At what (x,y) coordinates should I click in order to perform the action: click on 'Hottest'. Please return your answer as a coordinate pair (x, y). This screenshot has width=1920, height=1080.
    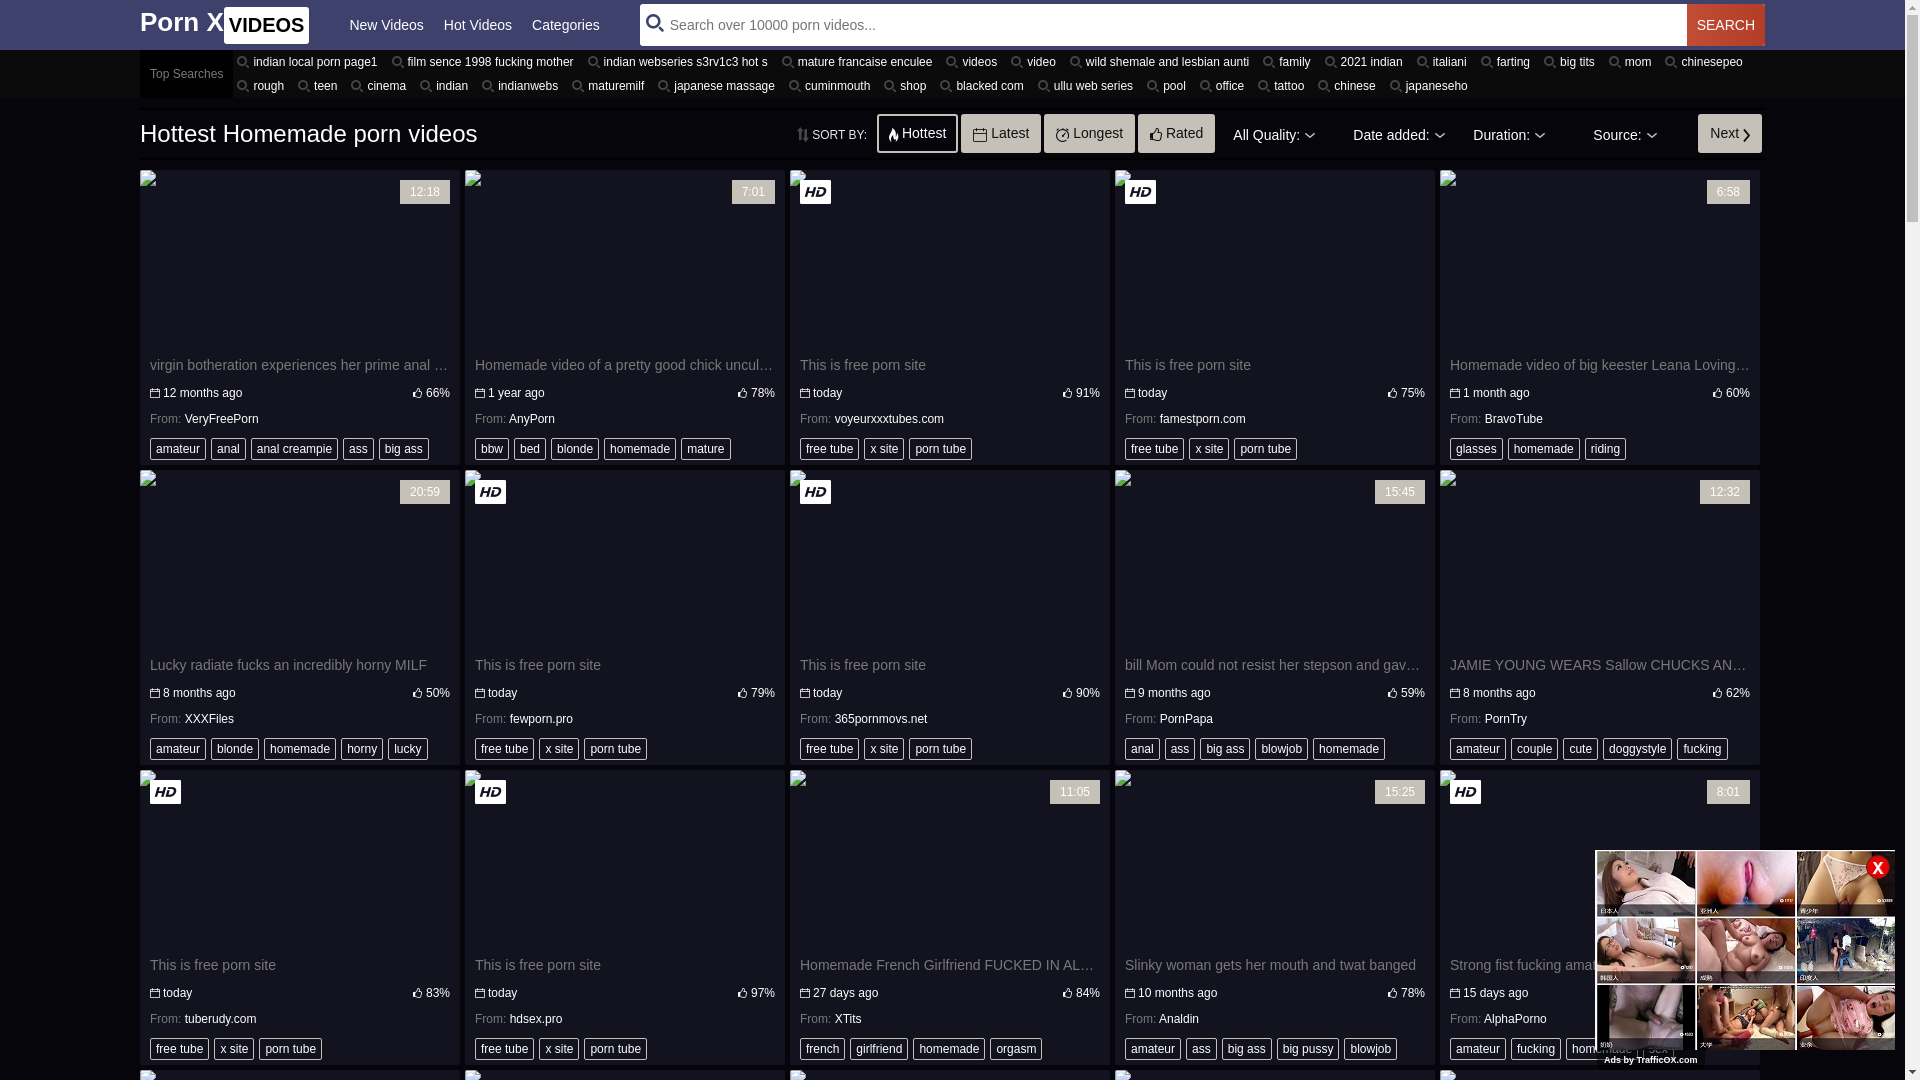
    Looking at the image, I should click on (916, 132).